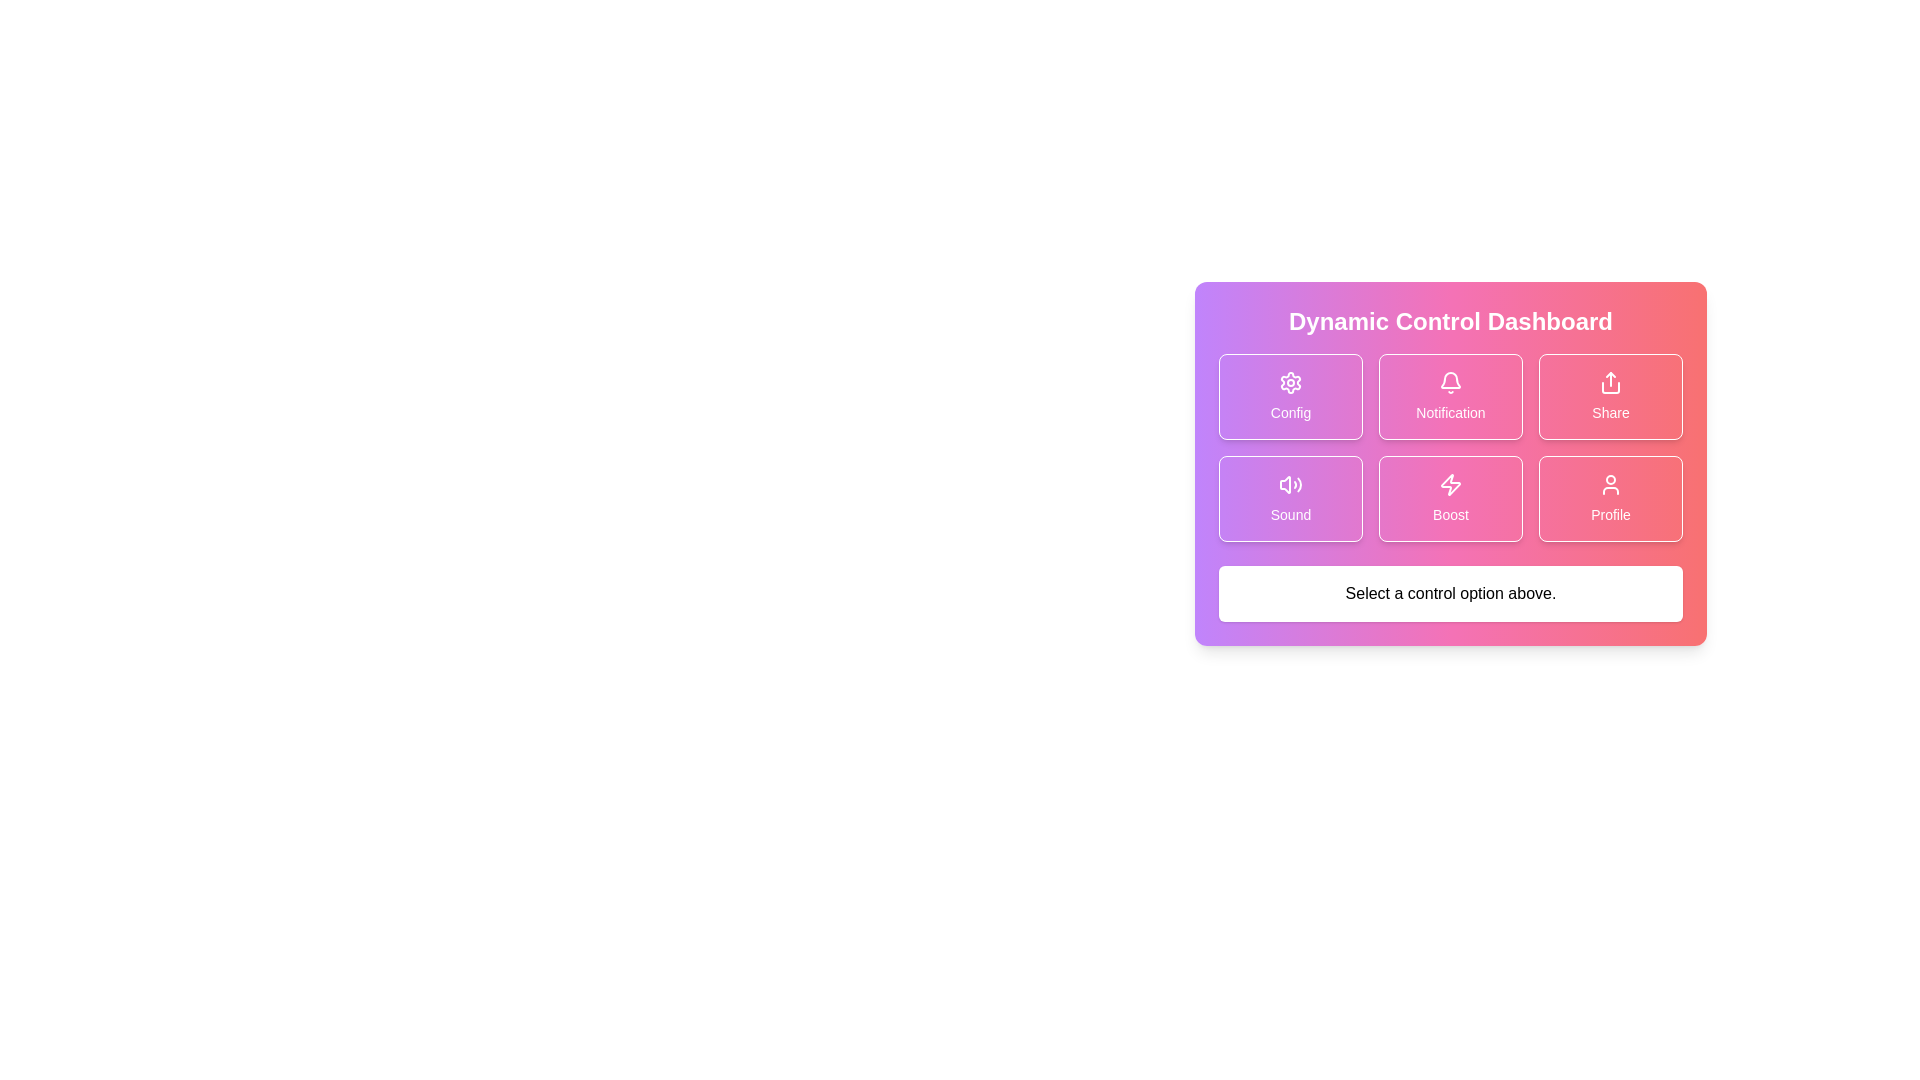 The height and width of the screenshot is (1080, 1920). What do you see at coordinates (1611, 388) in the screenshot?
I see `the 'Share' button located in the top-right corner of the control dashboard interface` at bounding box center [1611, 388].